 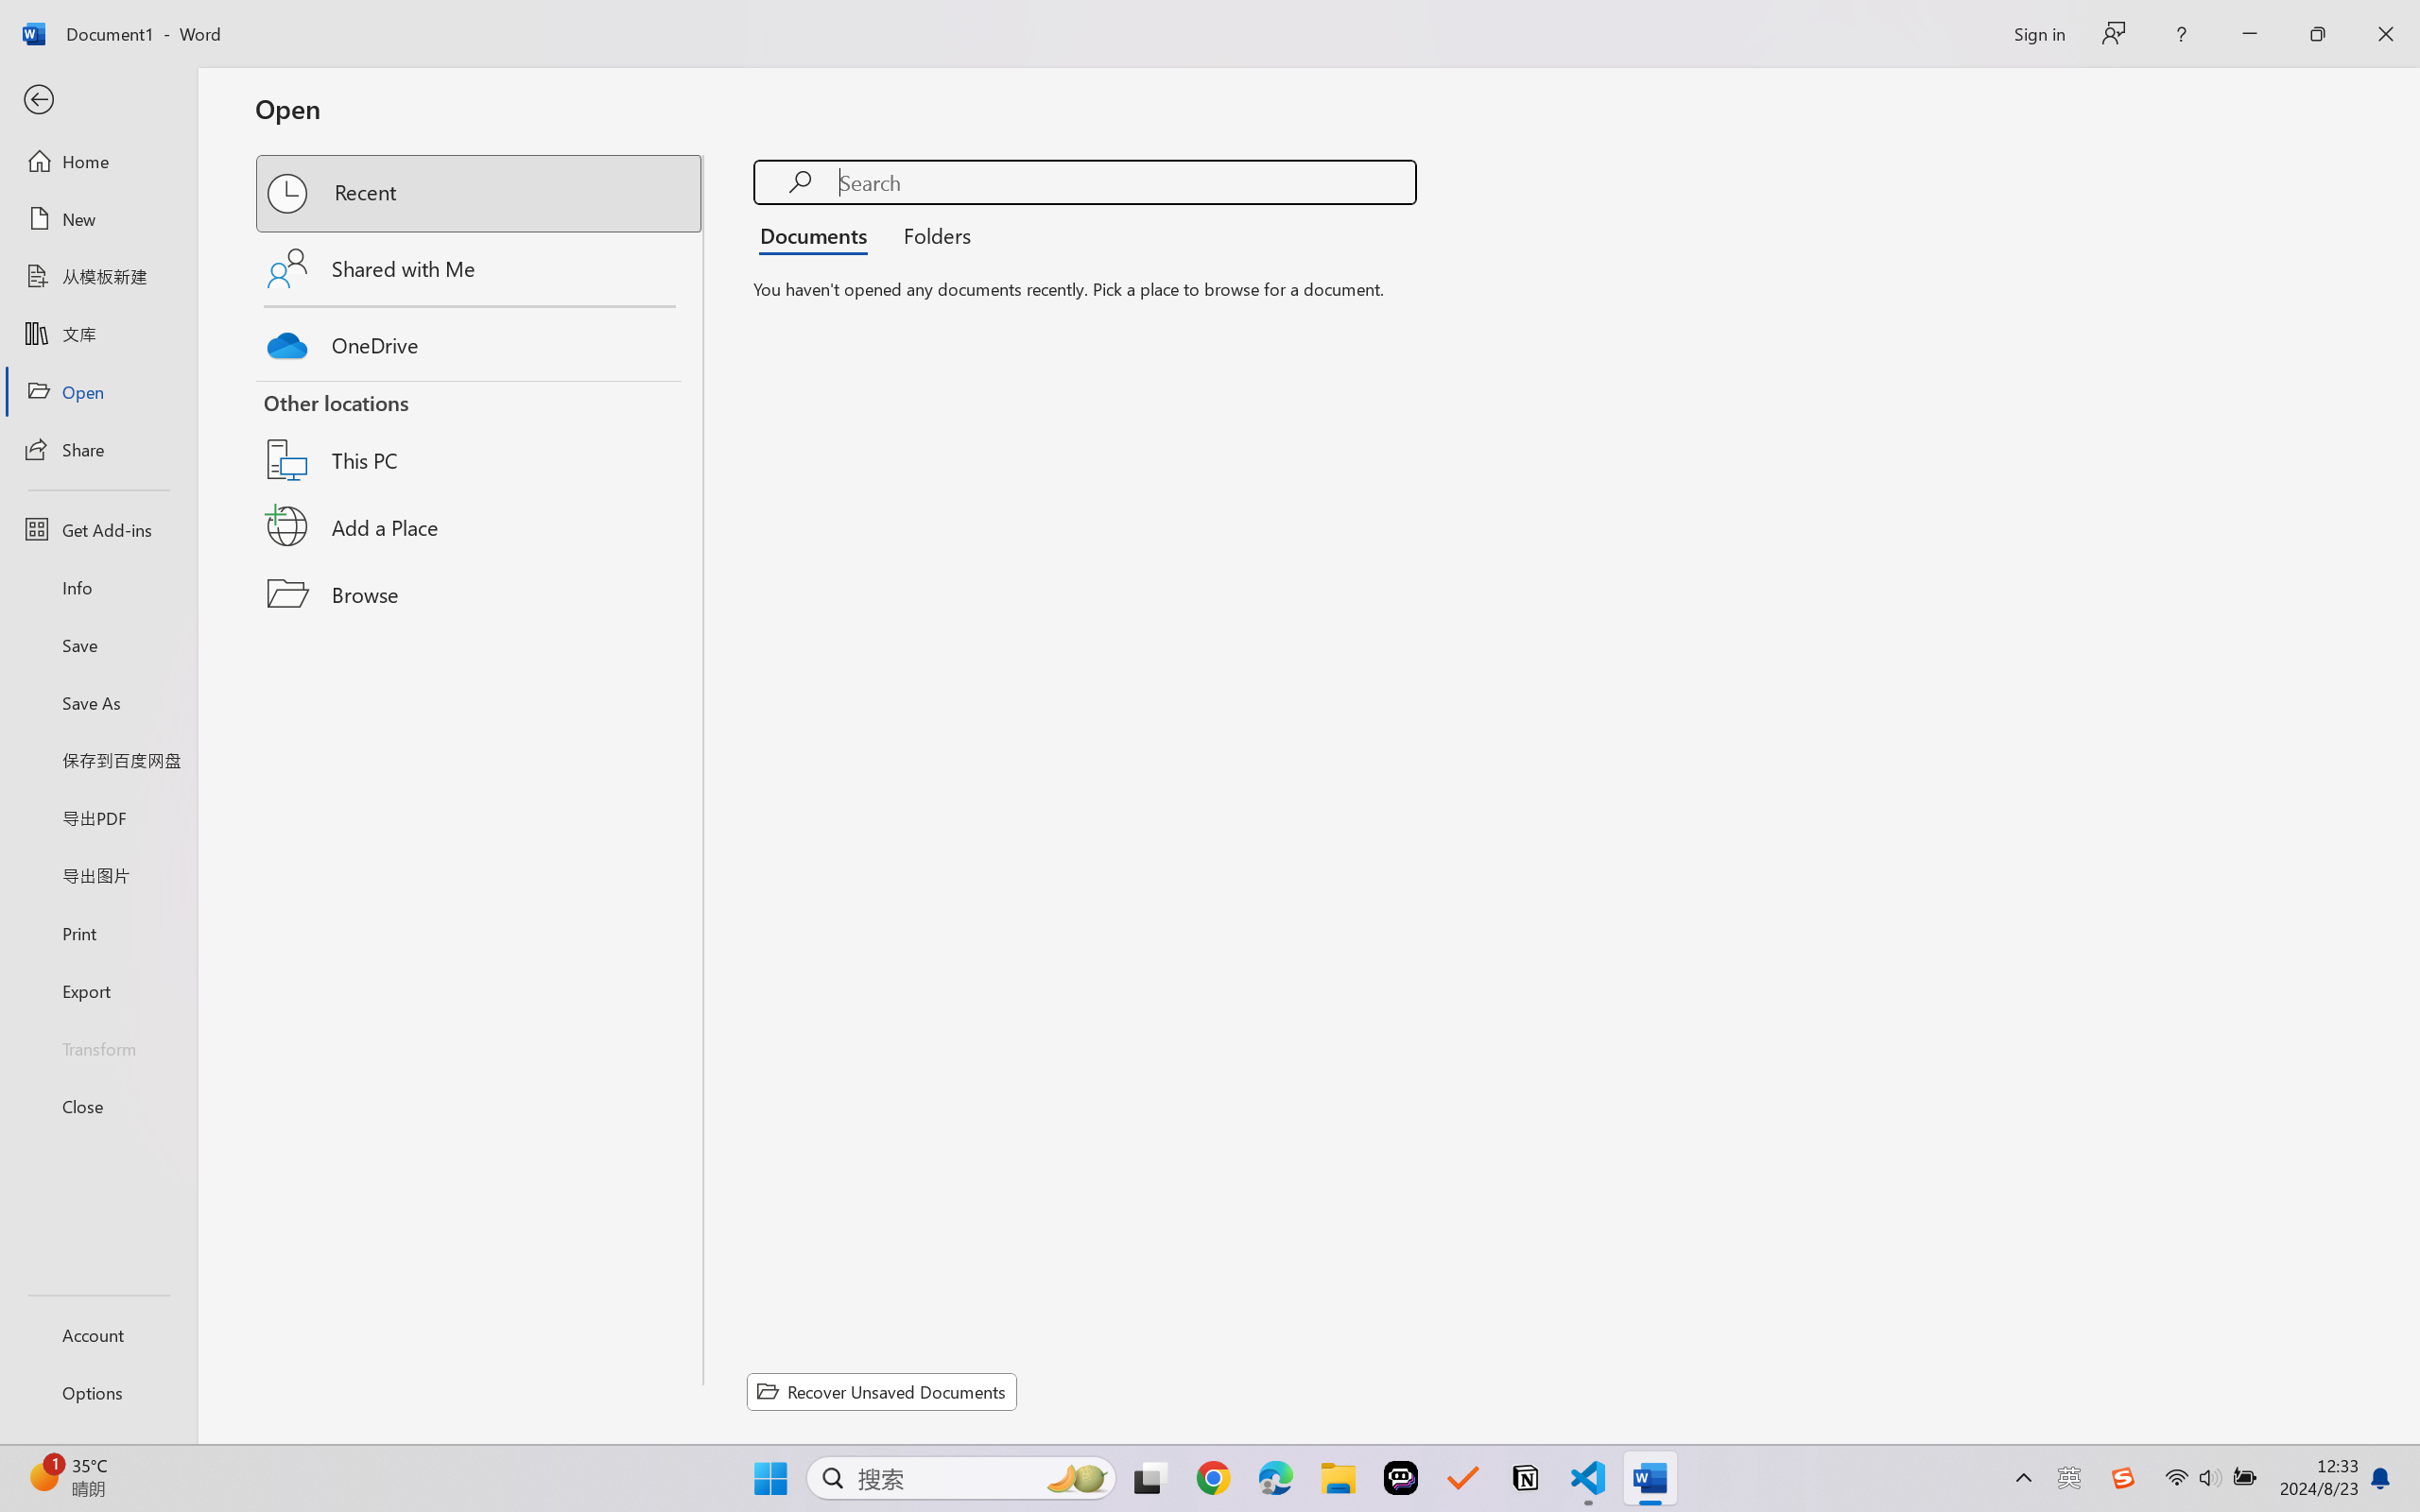 What do you see at coordinates (480, 267) in the screenshot?
I see `'Shared with Me'` at bounding box center [480, 267].